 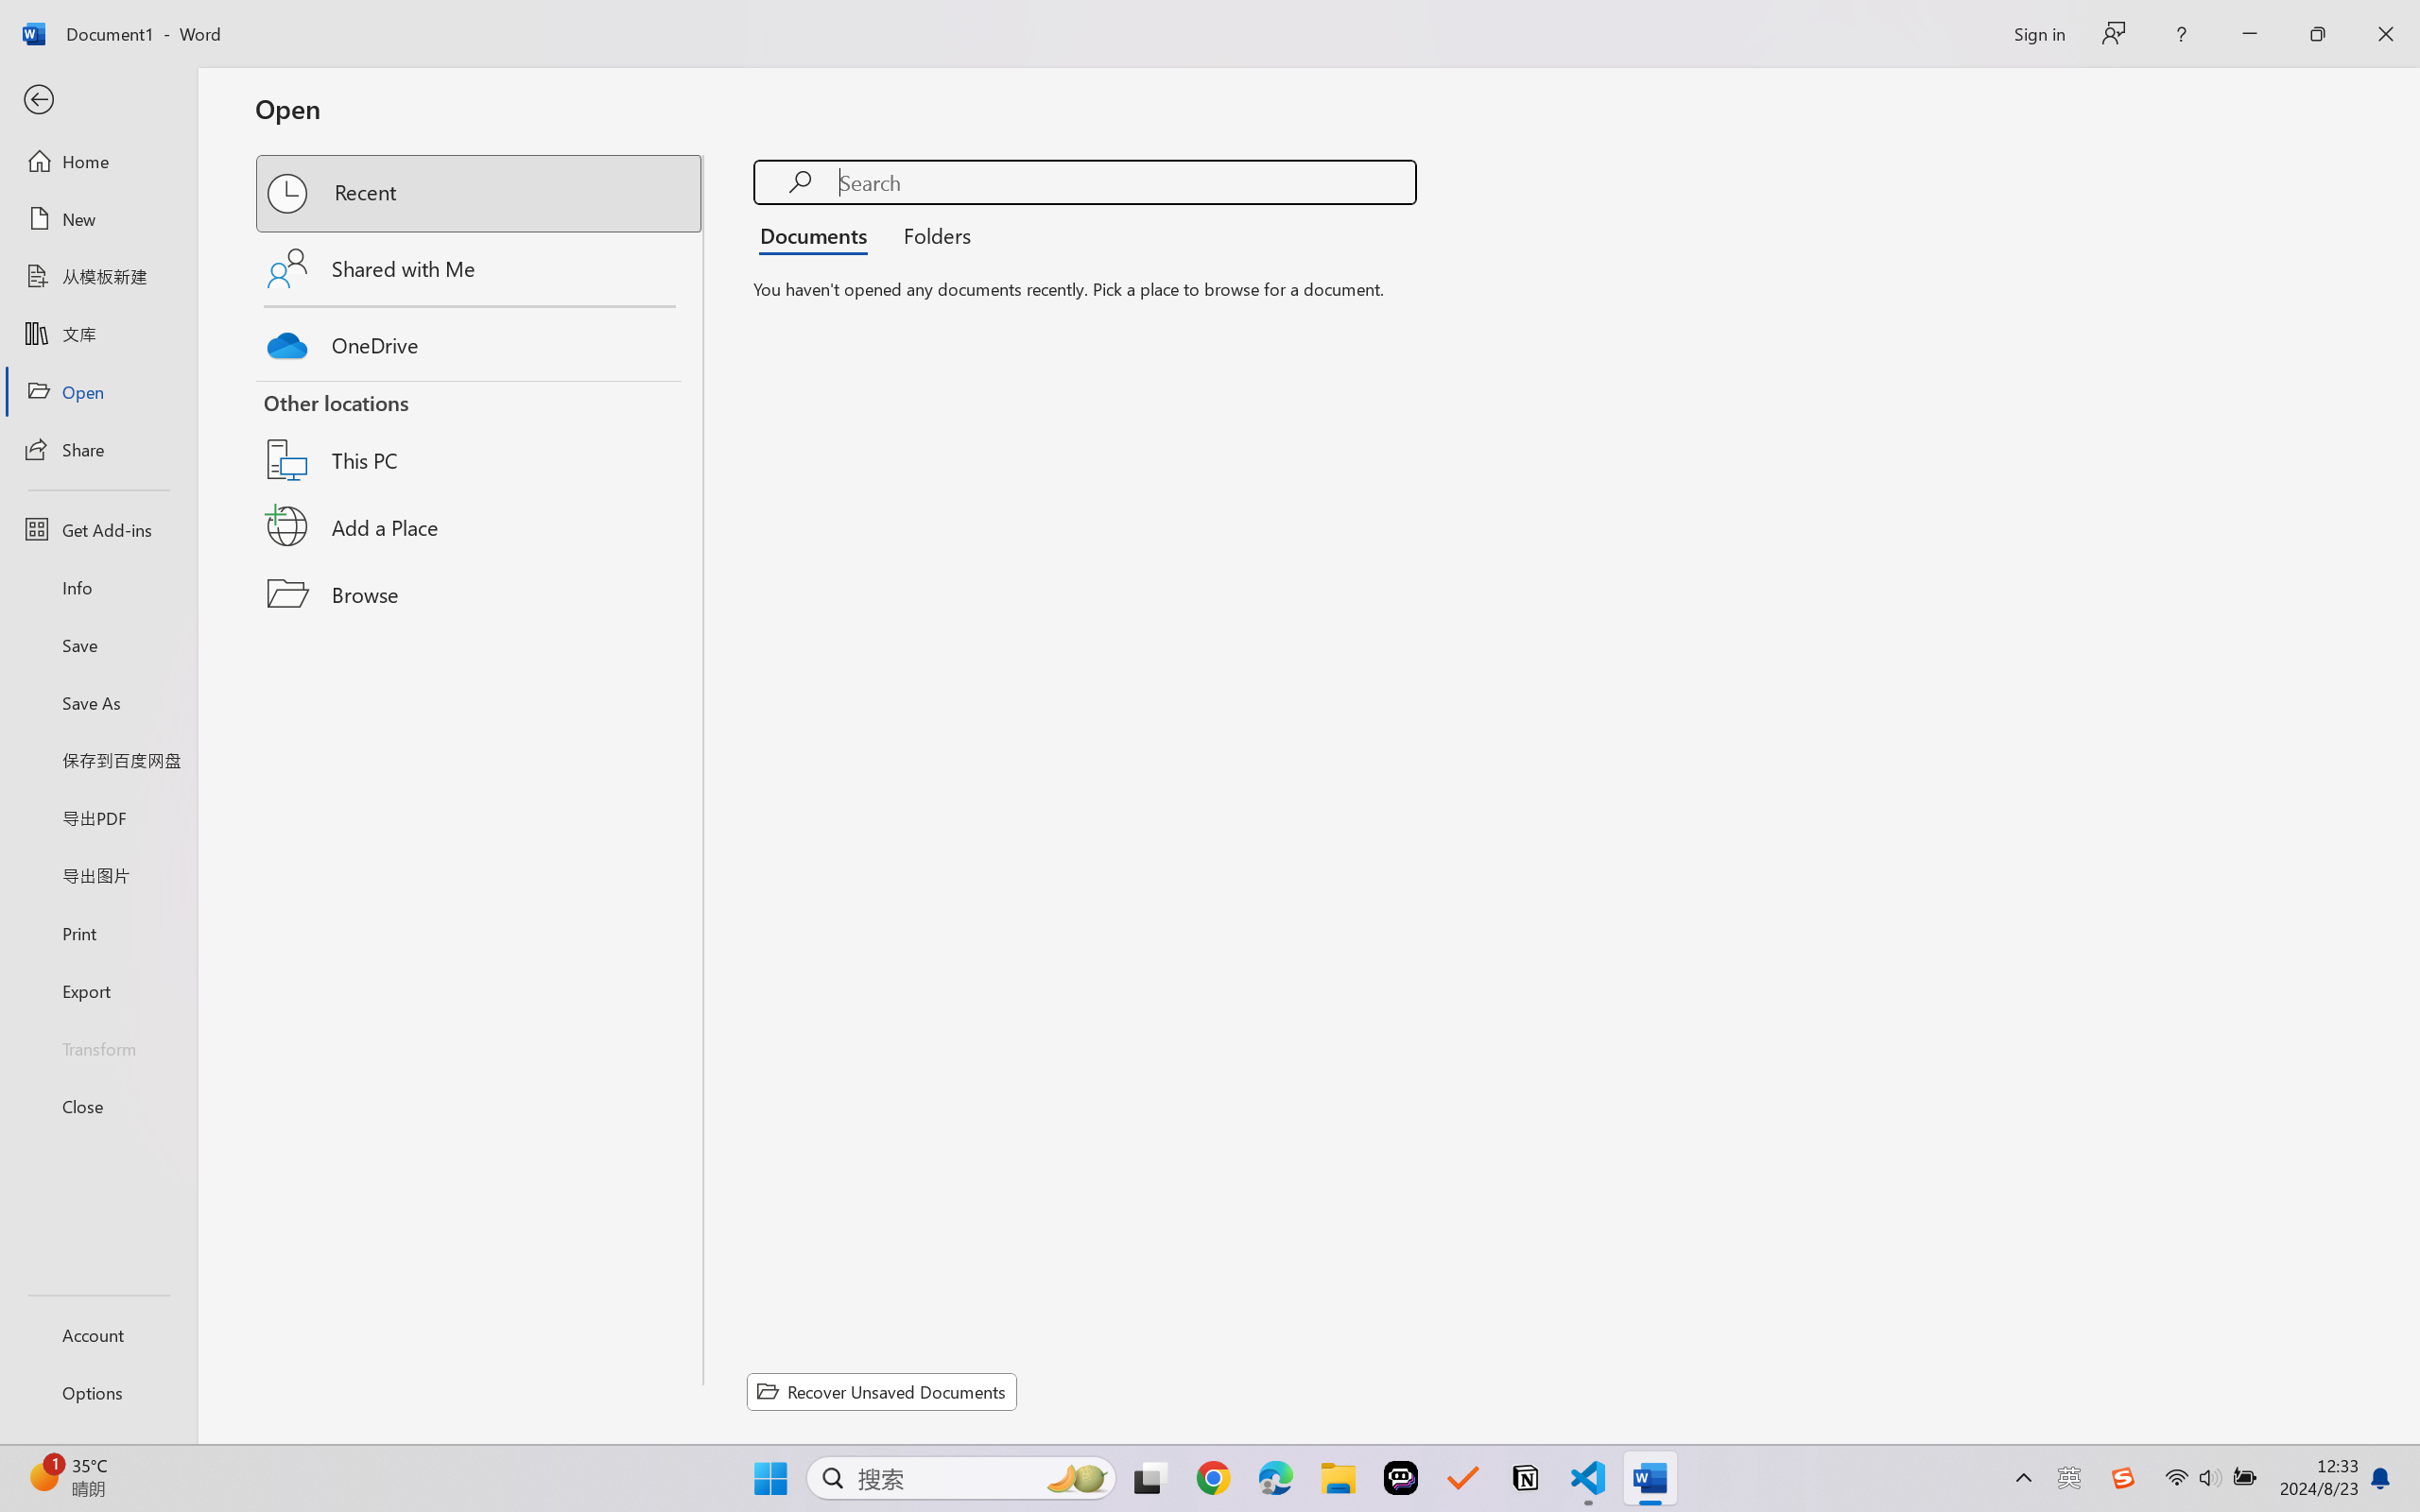 What do you see at coordinates (480, 267) in the screenshot?
I see `'Shared with Me'` at bounding box center [480, 267].